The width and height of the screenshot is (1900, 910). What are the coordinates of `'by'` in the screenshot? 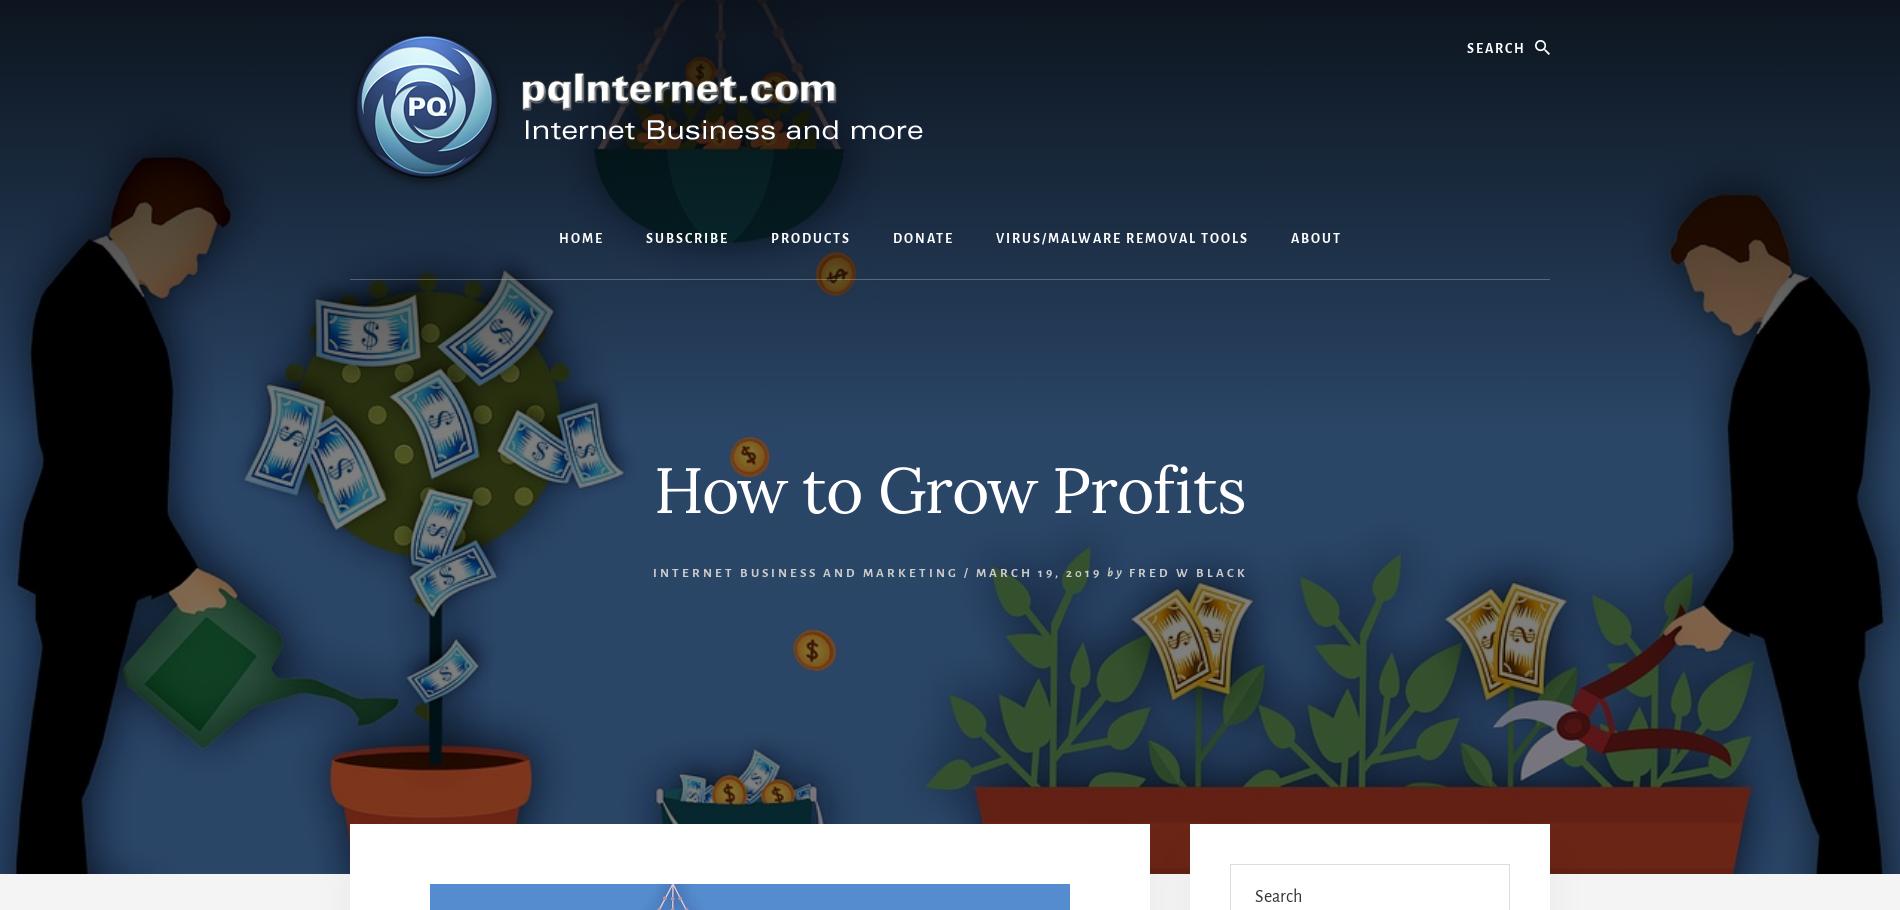 It's located at (1114, 572).